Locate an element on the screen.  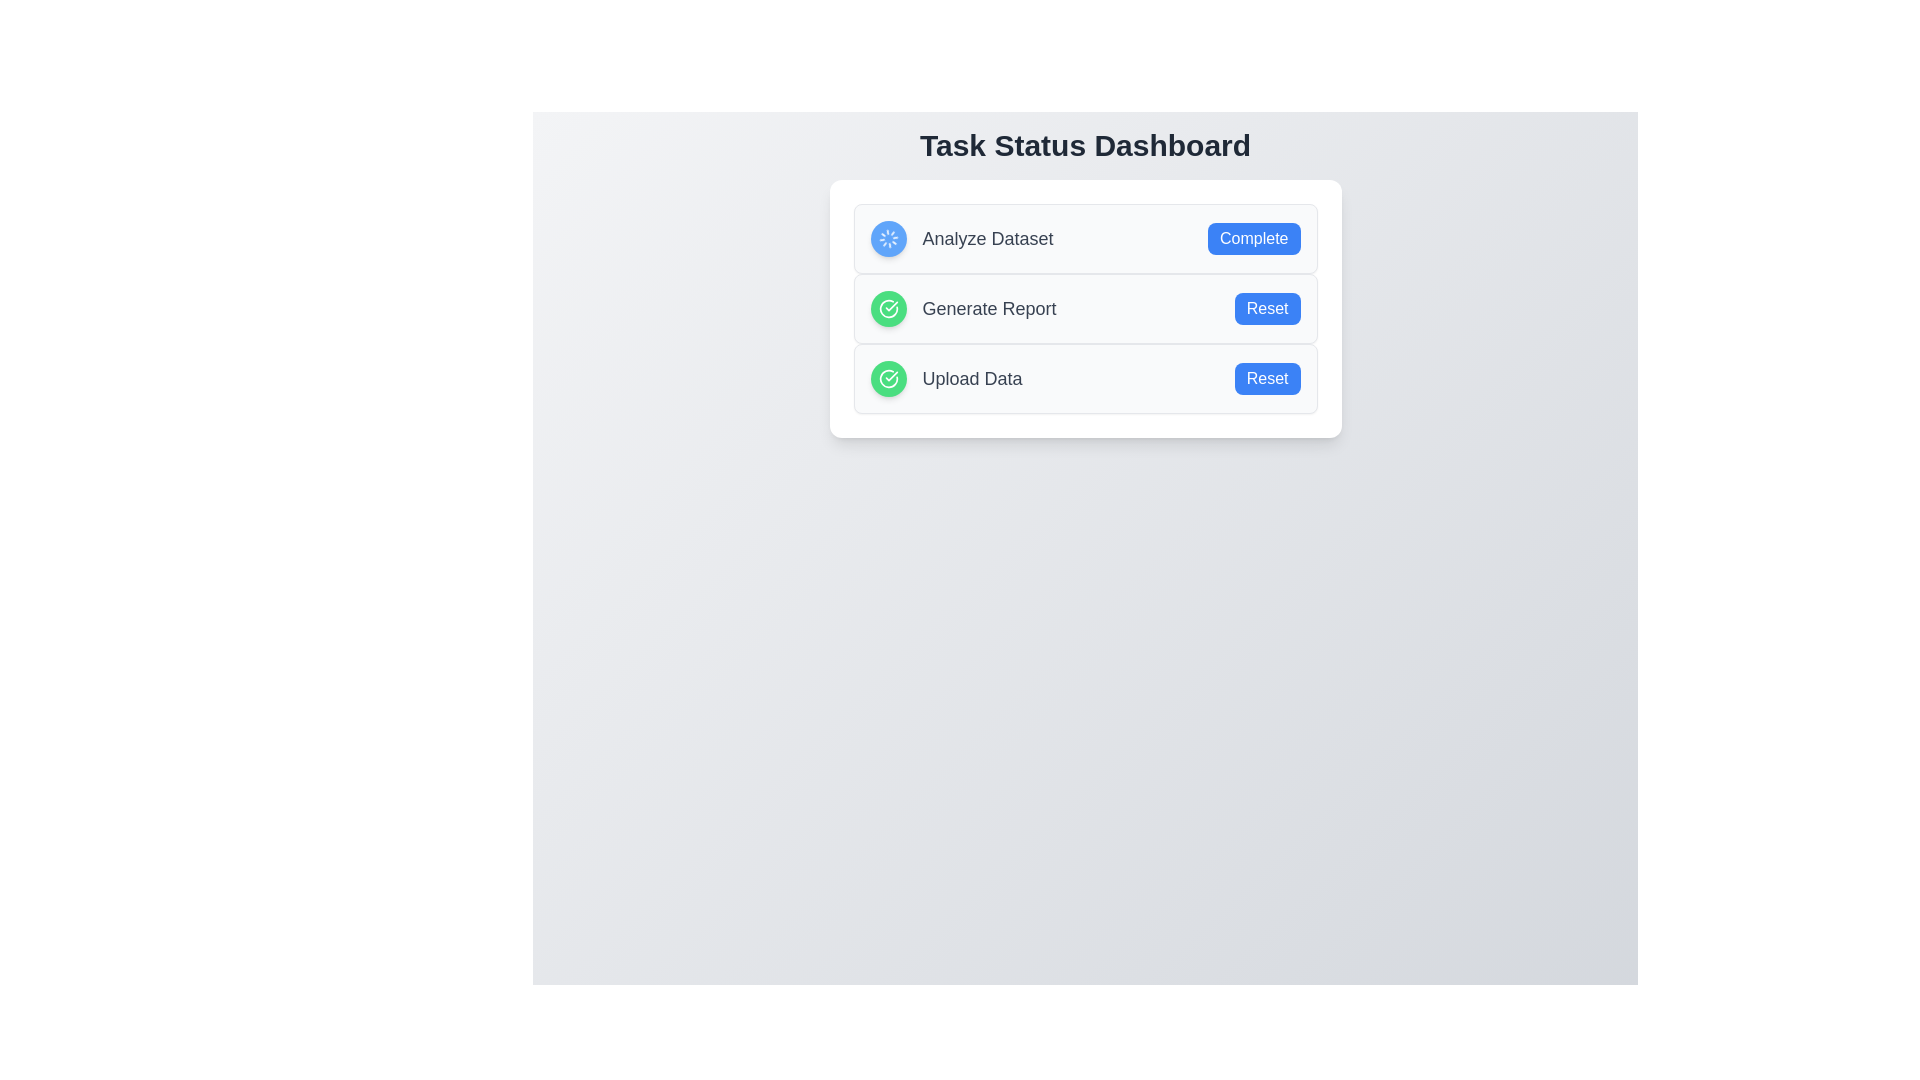
the circular check mark icon with a white color on a green background, which is the third icon in the vertical list of status icons is located at coordinates (887, 308).